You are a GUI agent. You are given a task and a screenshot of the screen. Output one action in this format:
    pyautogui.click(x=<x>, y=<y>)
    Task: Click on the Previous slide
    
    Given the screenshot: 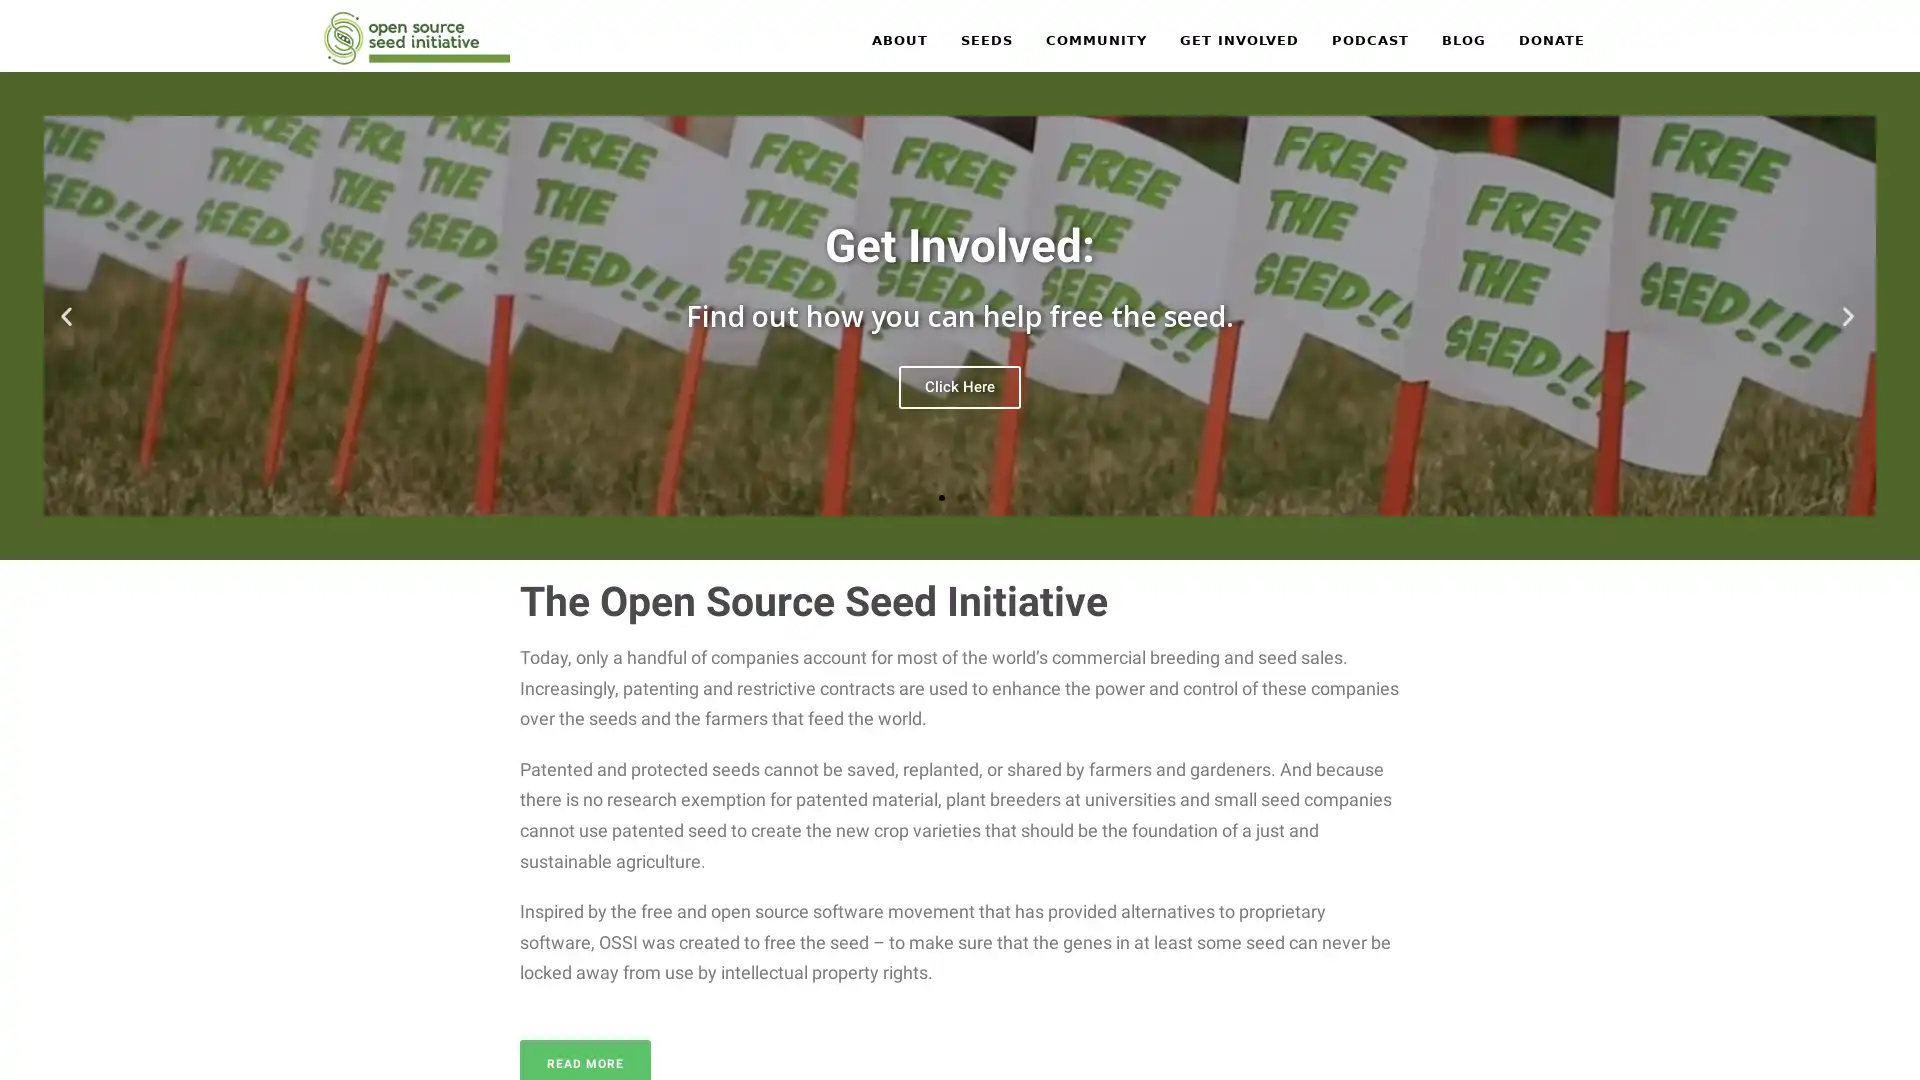 What is the action you would take?
    pyautogui.click(x=68, y=315)
    